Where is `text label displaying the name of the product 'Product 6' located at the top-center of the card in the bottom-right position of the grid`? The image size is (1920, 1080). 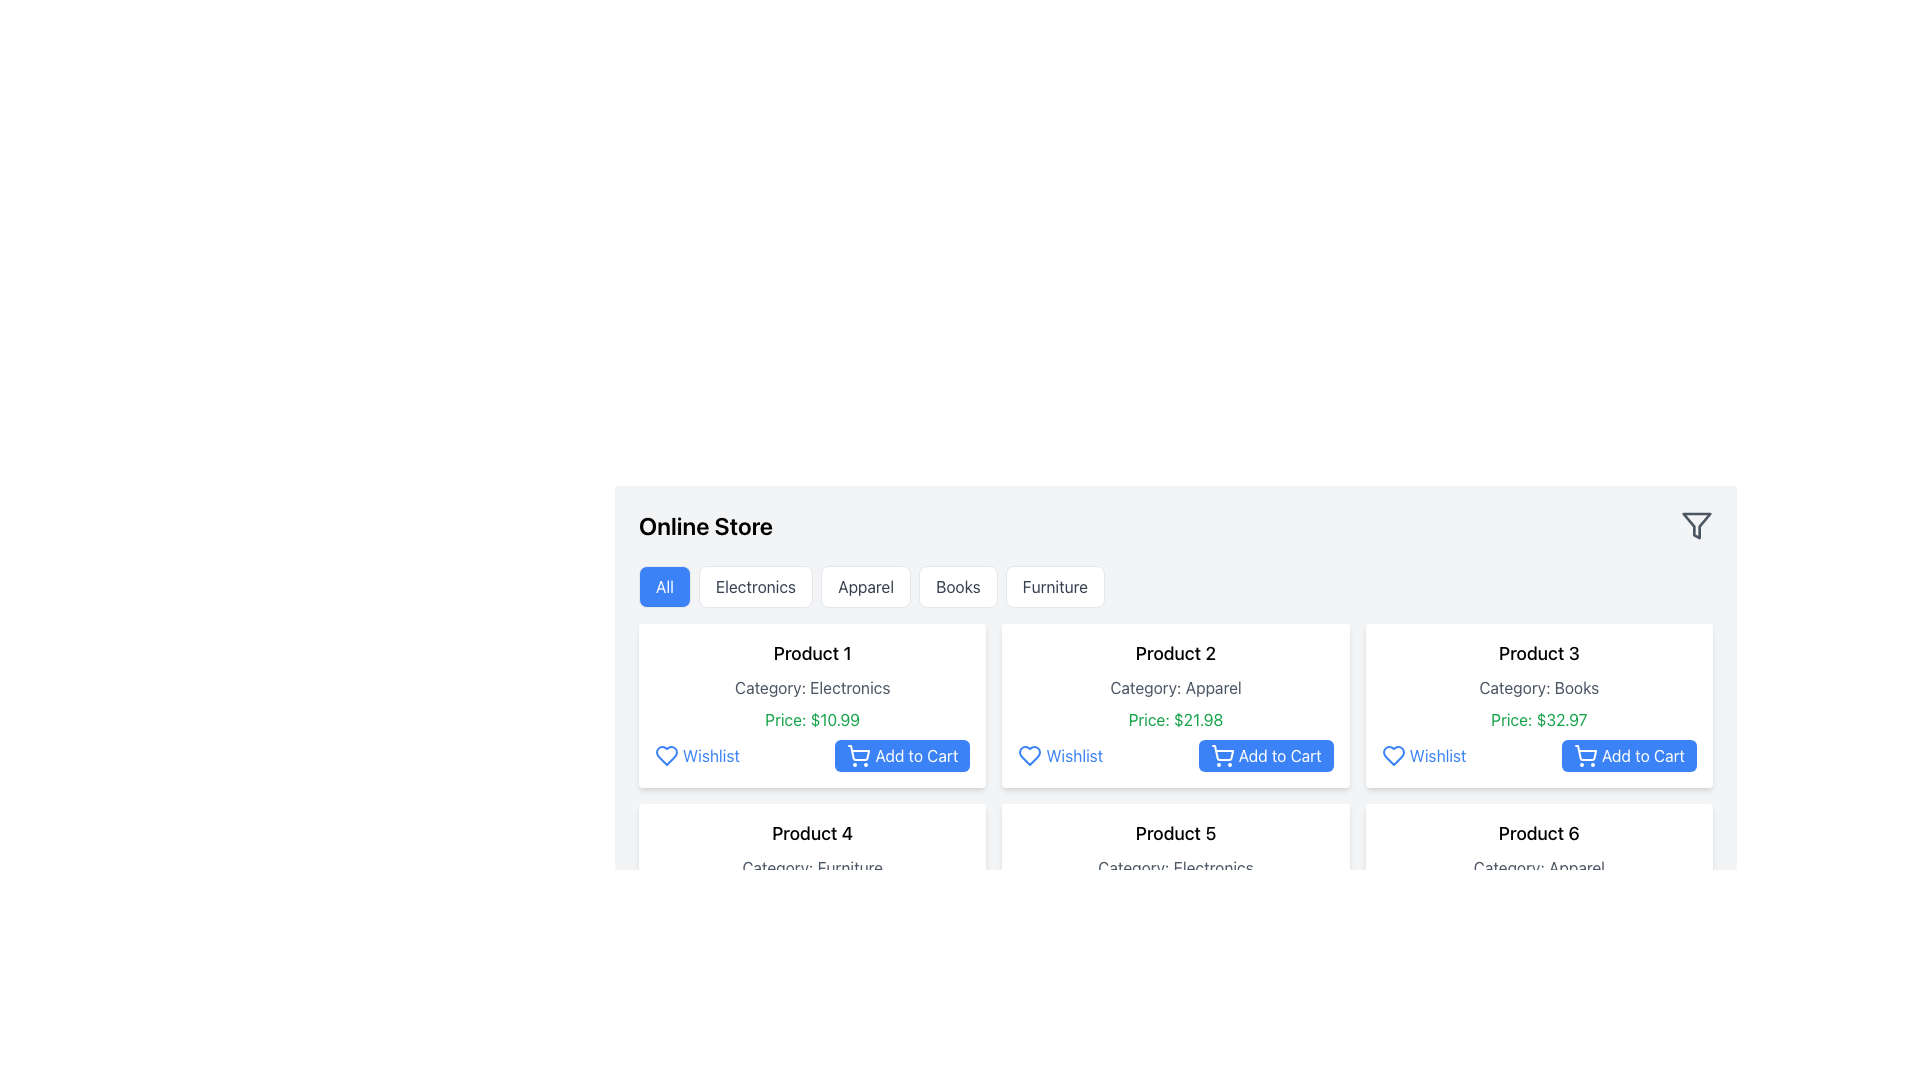 text label displaying the name of the product 'Product 6' located at the top-center of the card in the bottom-right position of the grid is located at coordinates (1538, 833).